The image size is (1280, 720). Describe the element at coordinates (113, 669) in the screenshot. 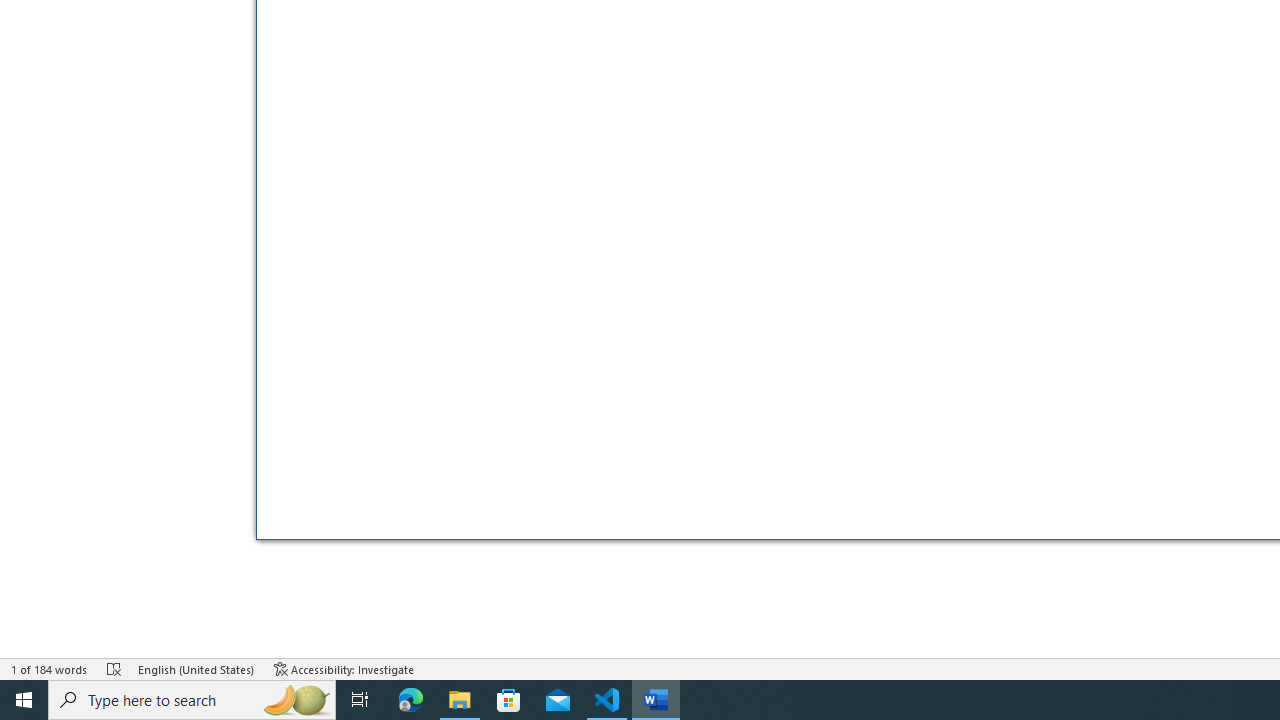

I see `'Spelling and Grammar Check Errors'` at that location.